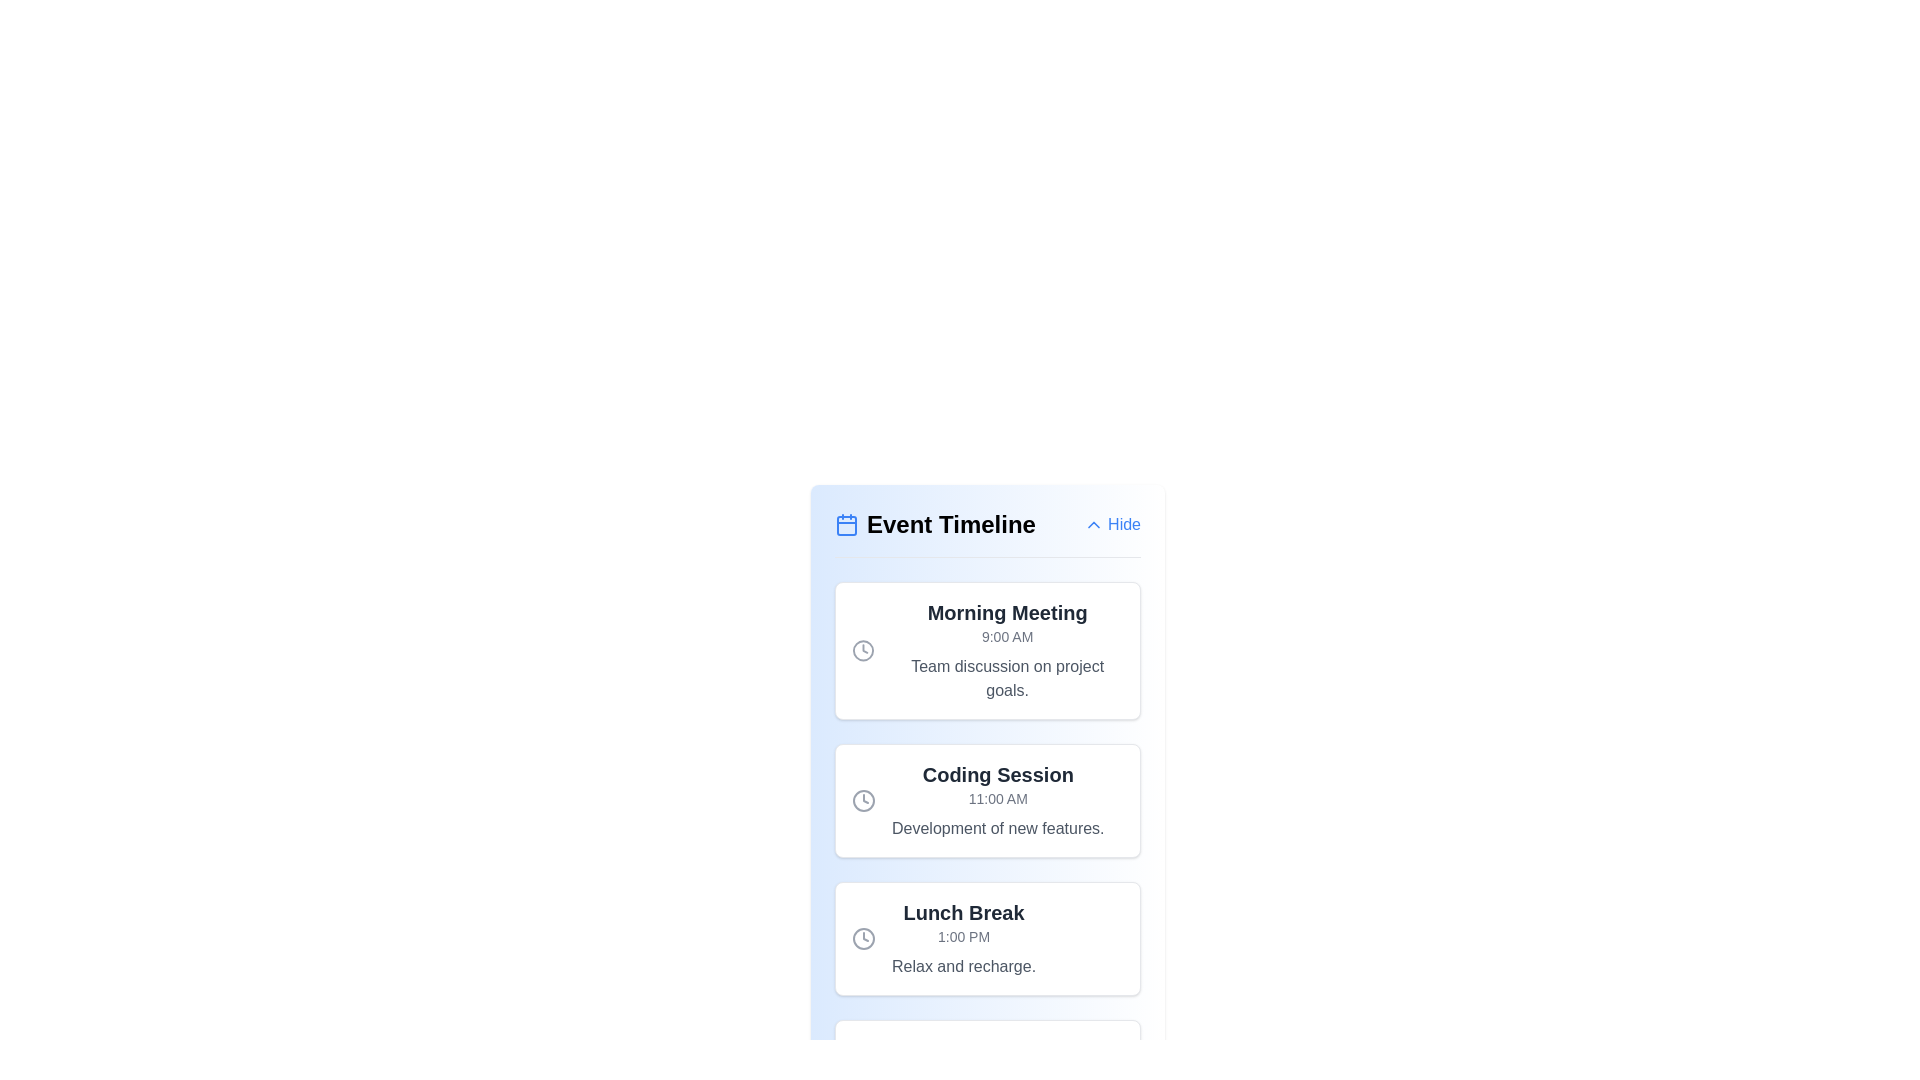 This screenshot has height=1080, width=1920. I want to click on the Decorative SVG Rectangle that represents the main body of the calendar icon located at the top-left of the header labeled 'Event Timeline', so click(846, 524).